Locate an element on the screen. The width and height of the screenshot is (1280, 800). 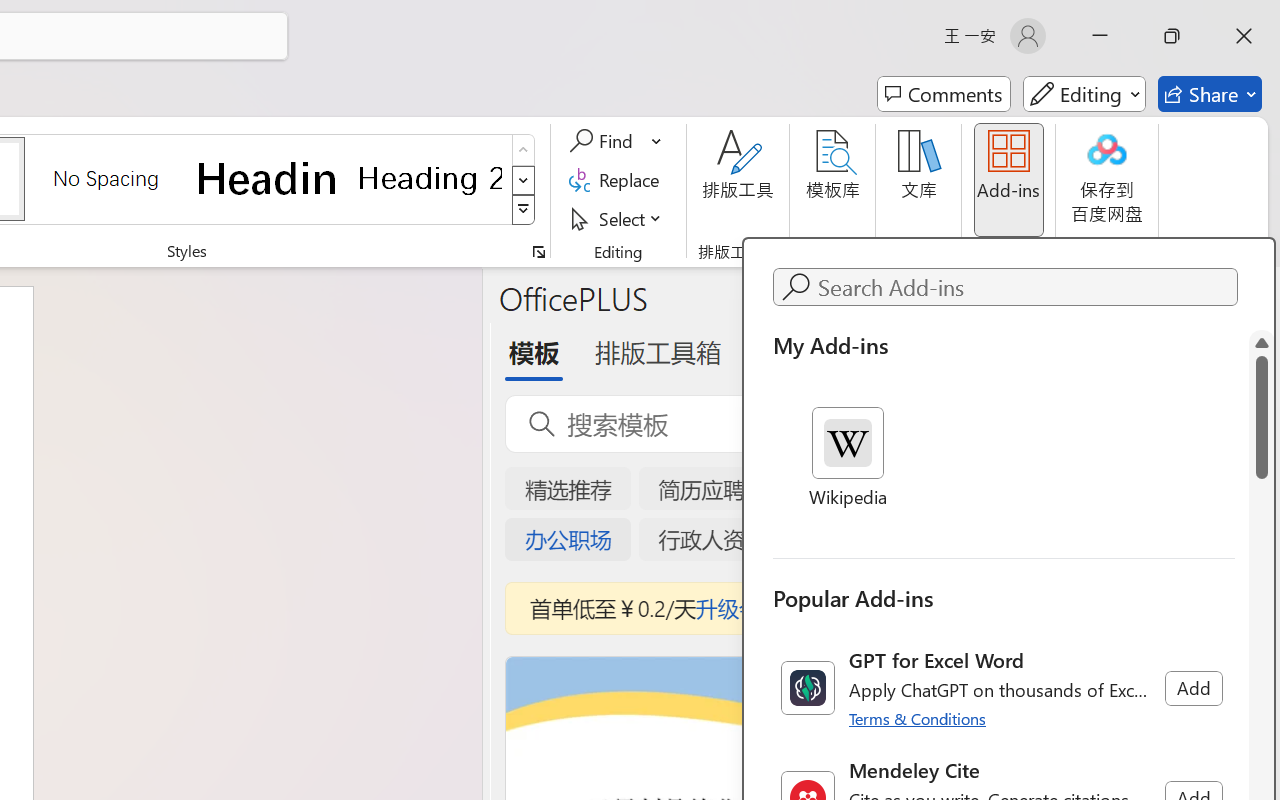
'Mode' is located at coordinates (1083, 94).